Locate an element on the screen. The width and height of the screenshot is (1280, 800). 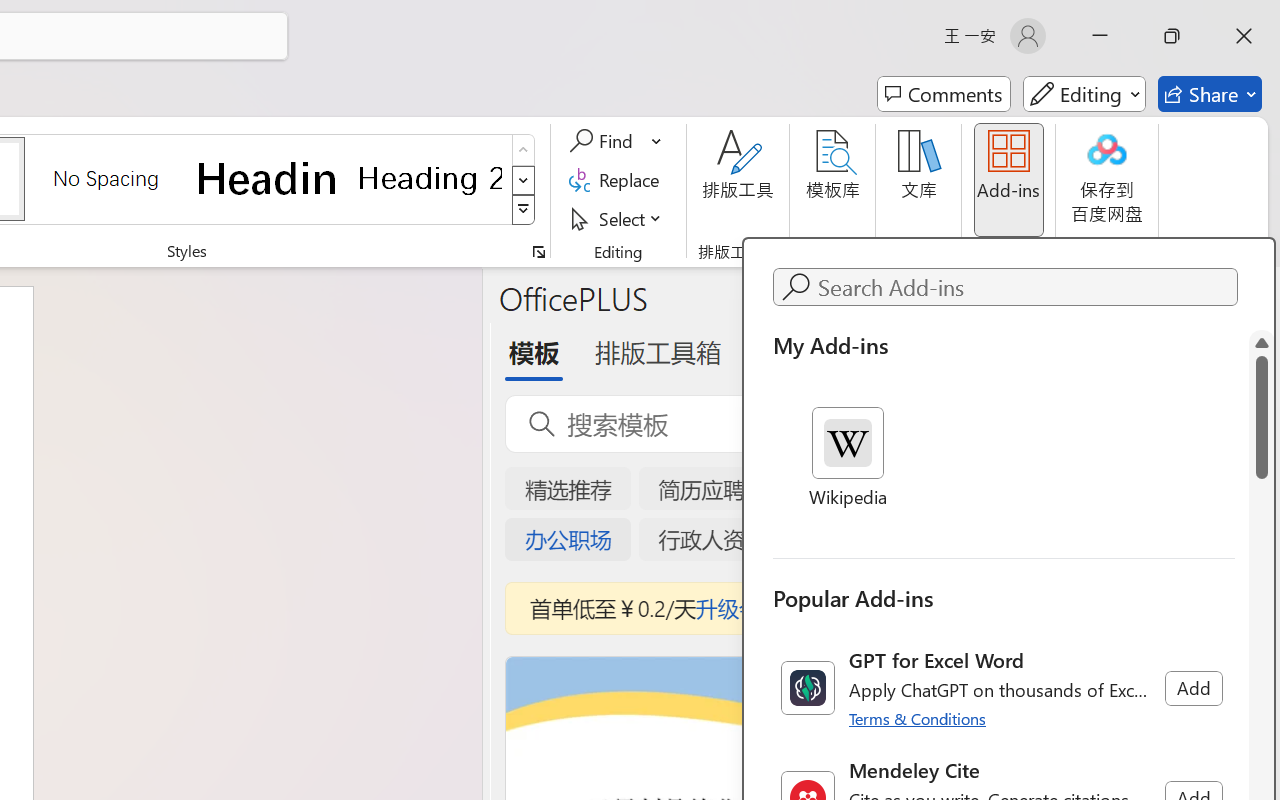
'Mode' is located at coordinates (1083, 94).